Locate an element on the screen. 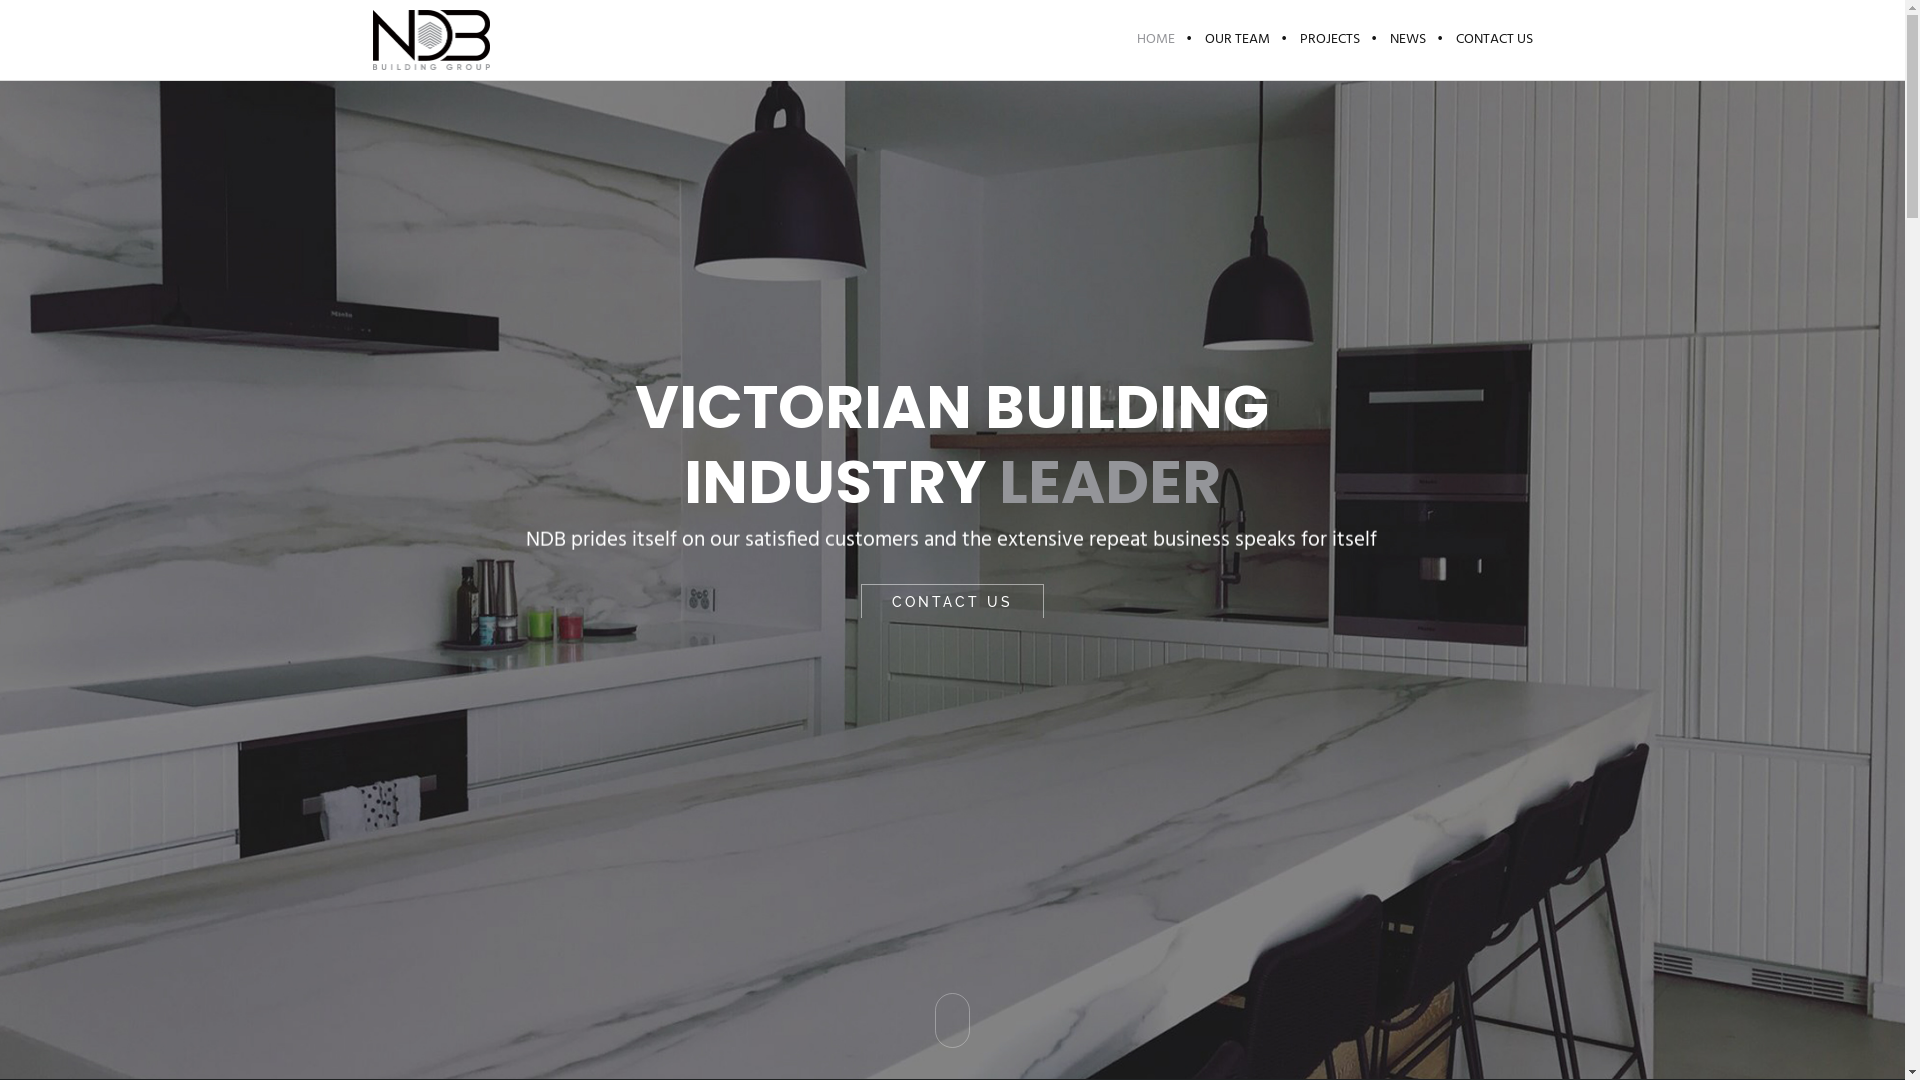 This screenshot has width=1920, height=1080. 'CONTACT US' is located at coordinates (1486, 39).